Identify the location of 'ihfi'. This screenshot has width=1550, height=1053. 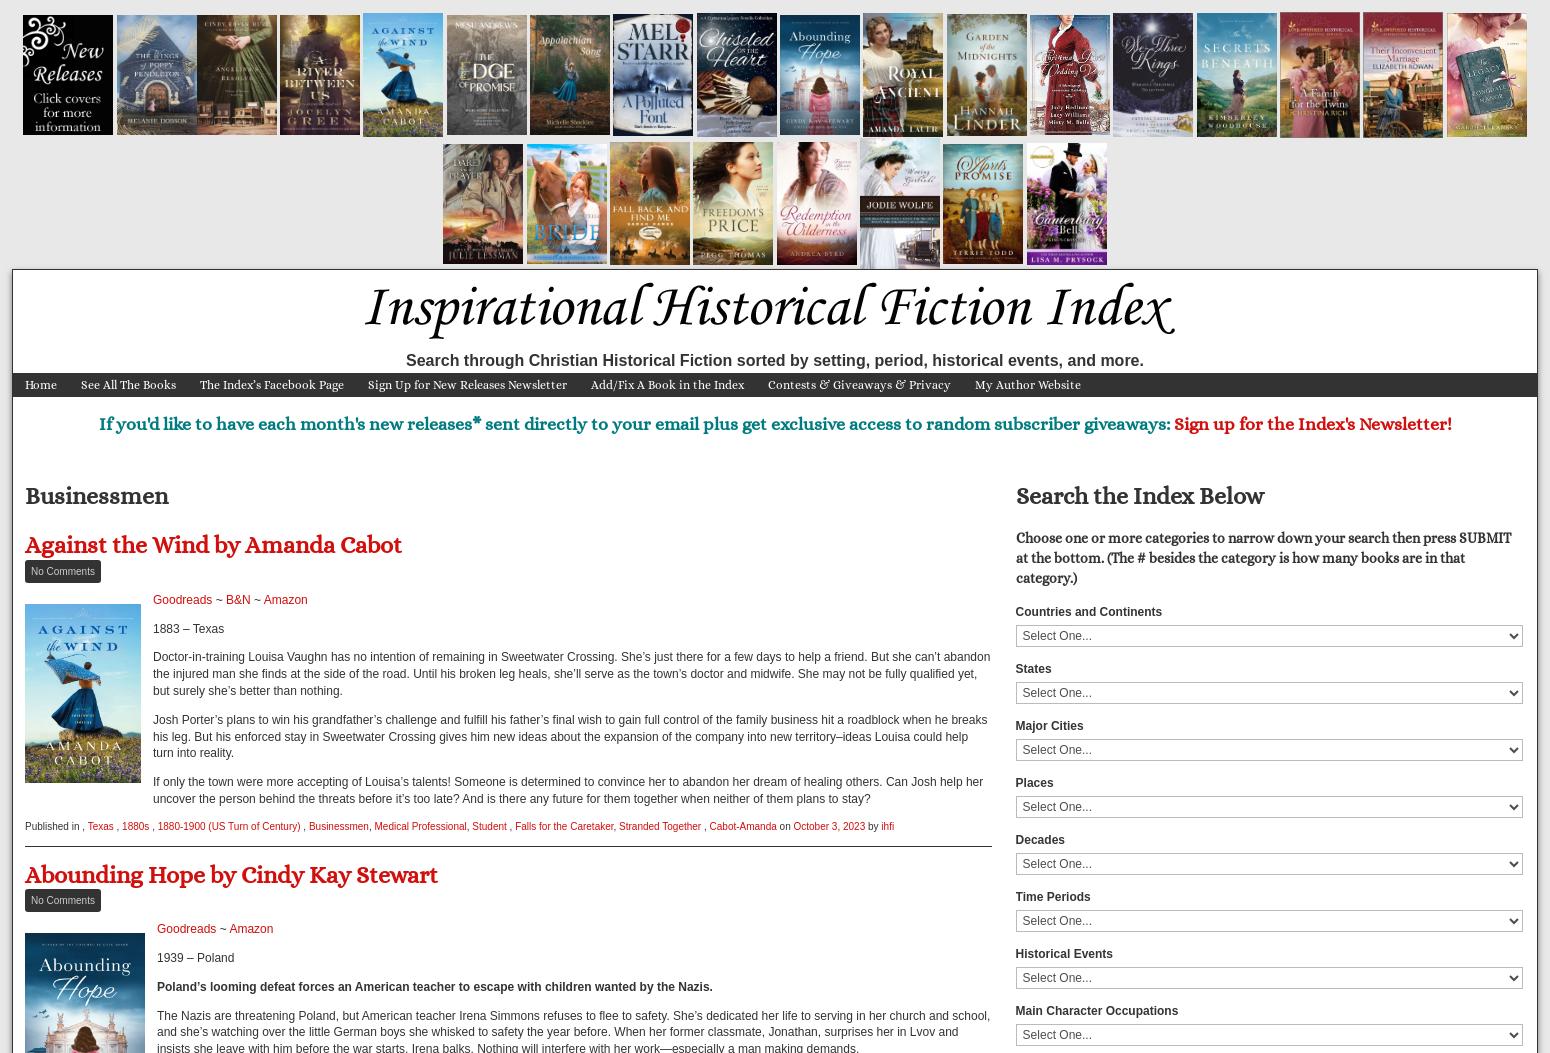
(887, 824).